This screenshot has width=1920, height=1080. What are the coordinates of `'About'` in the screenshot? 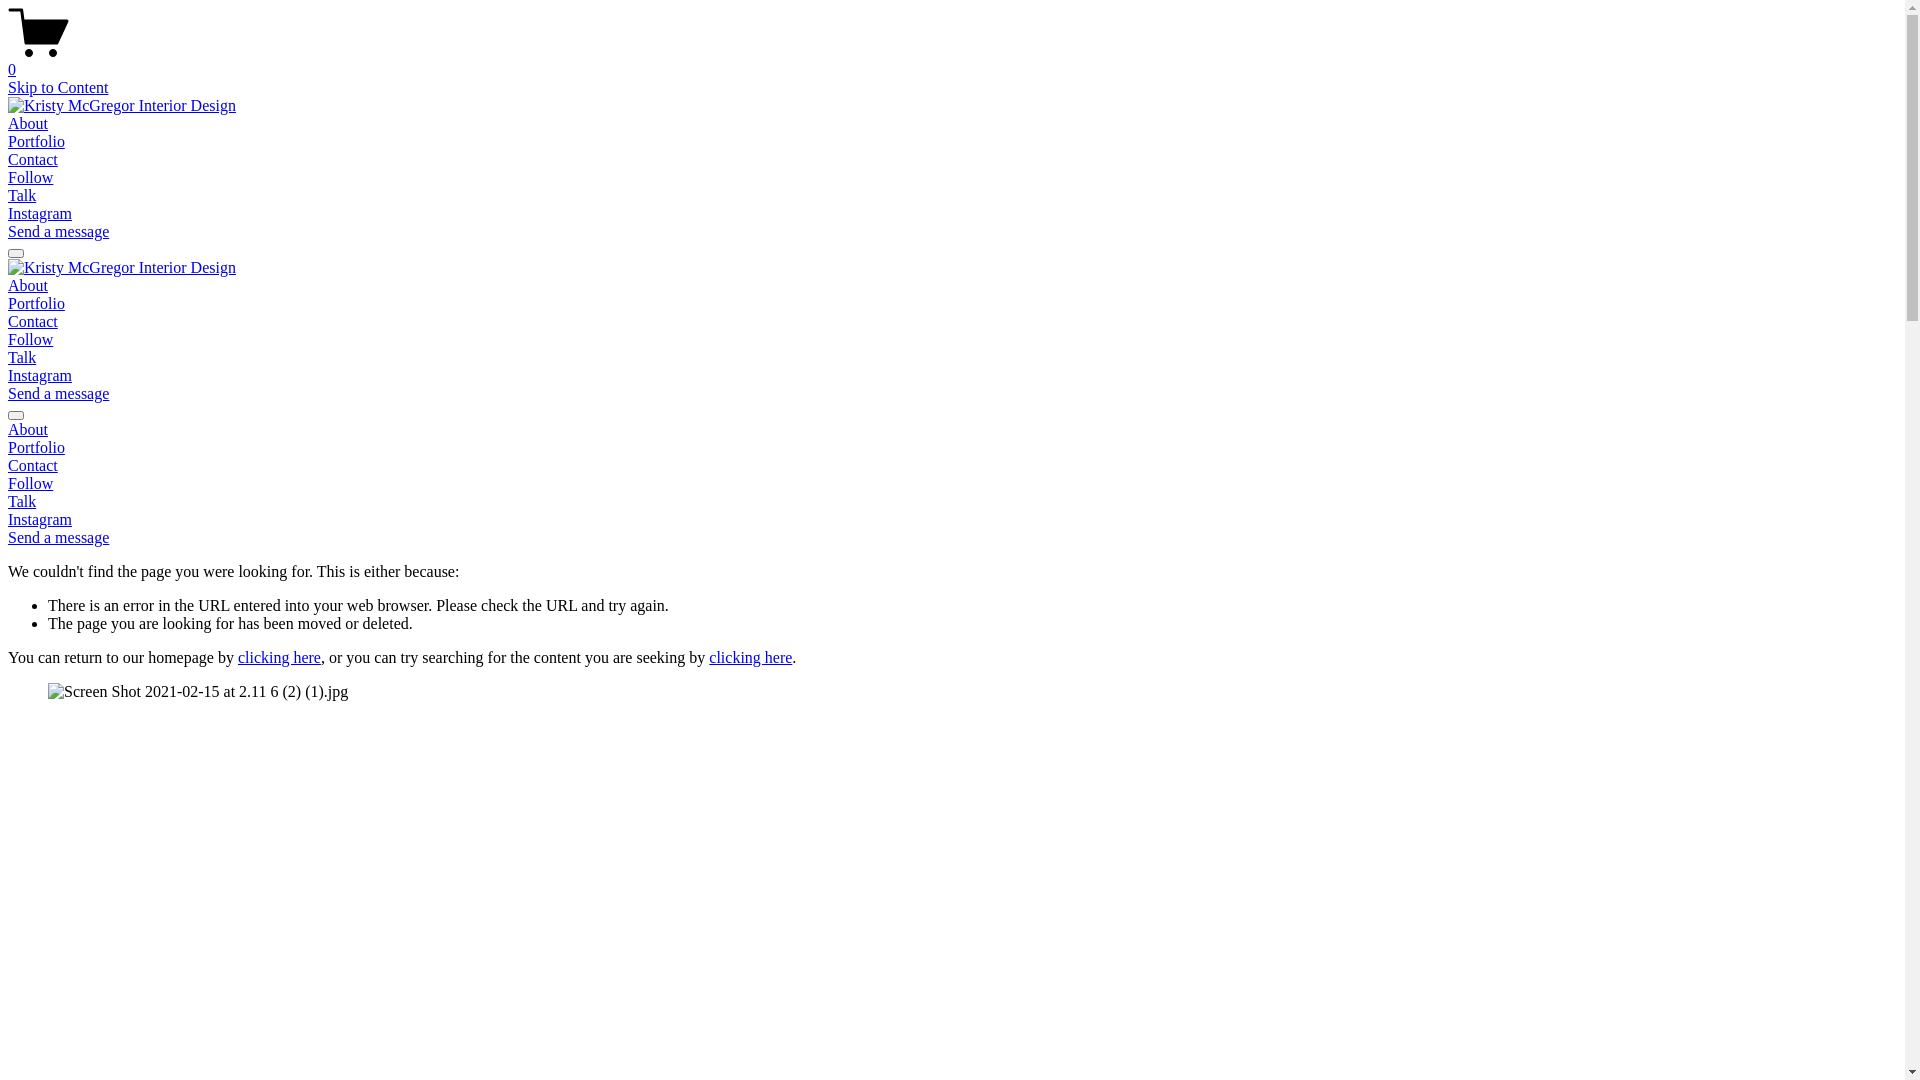 It's located at (28, 285).